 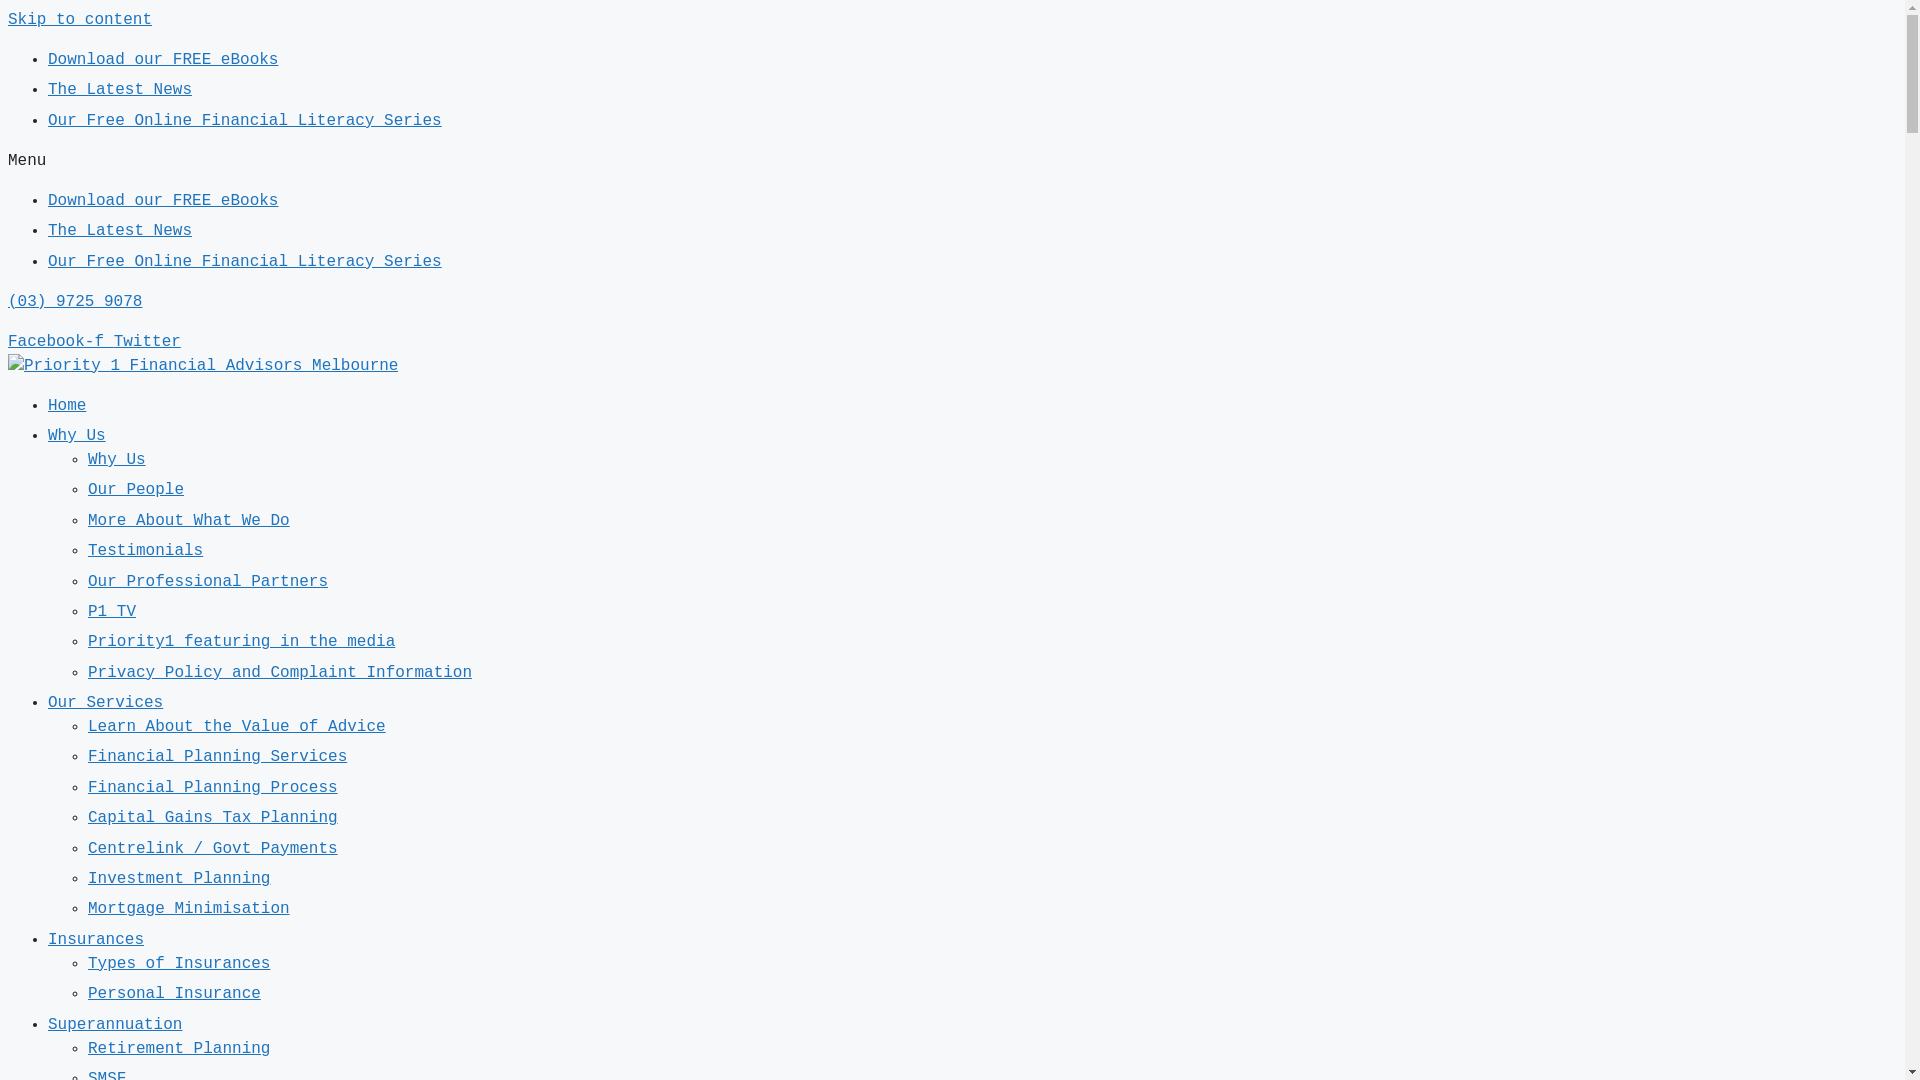 What do you see at coordinates (212, 786) in the screenshot?
I see `'Financial Planning Process'` at bounding box center [212, 786].